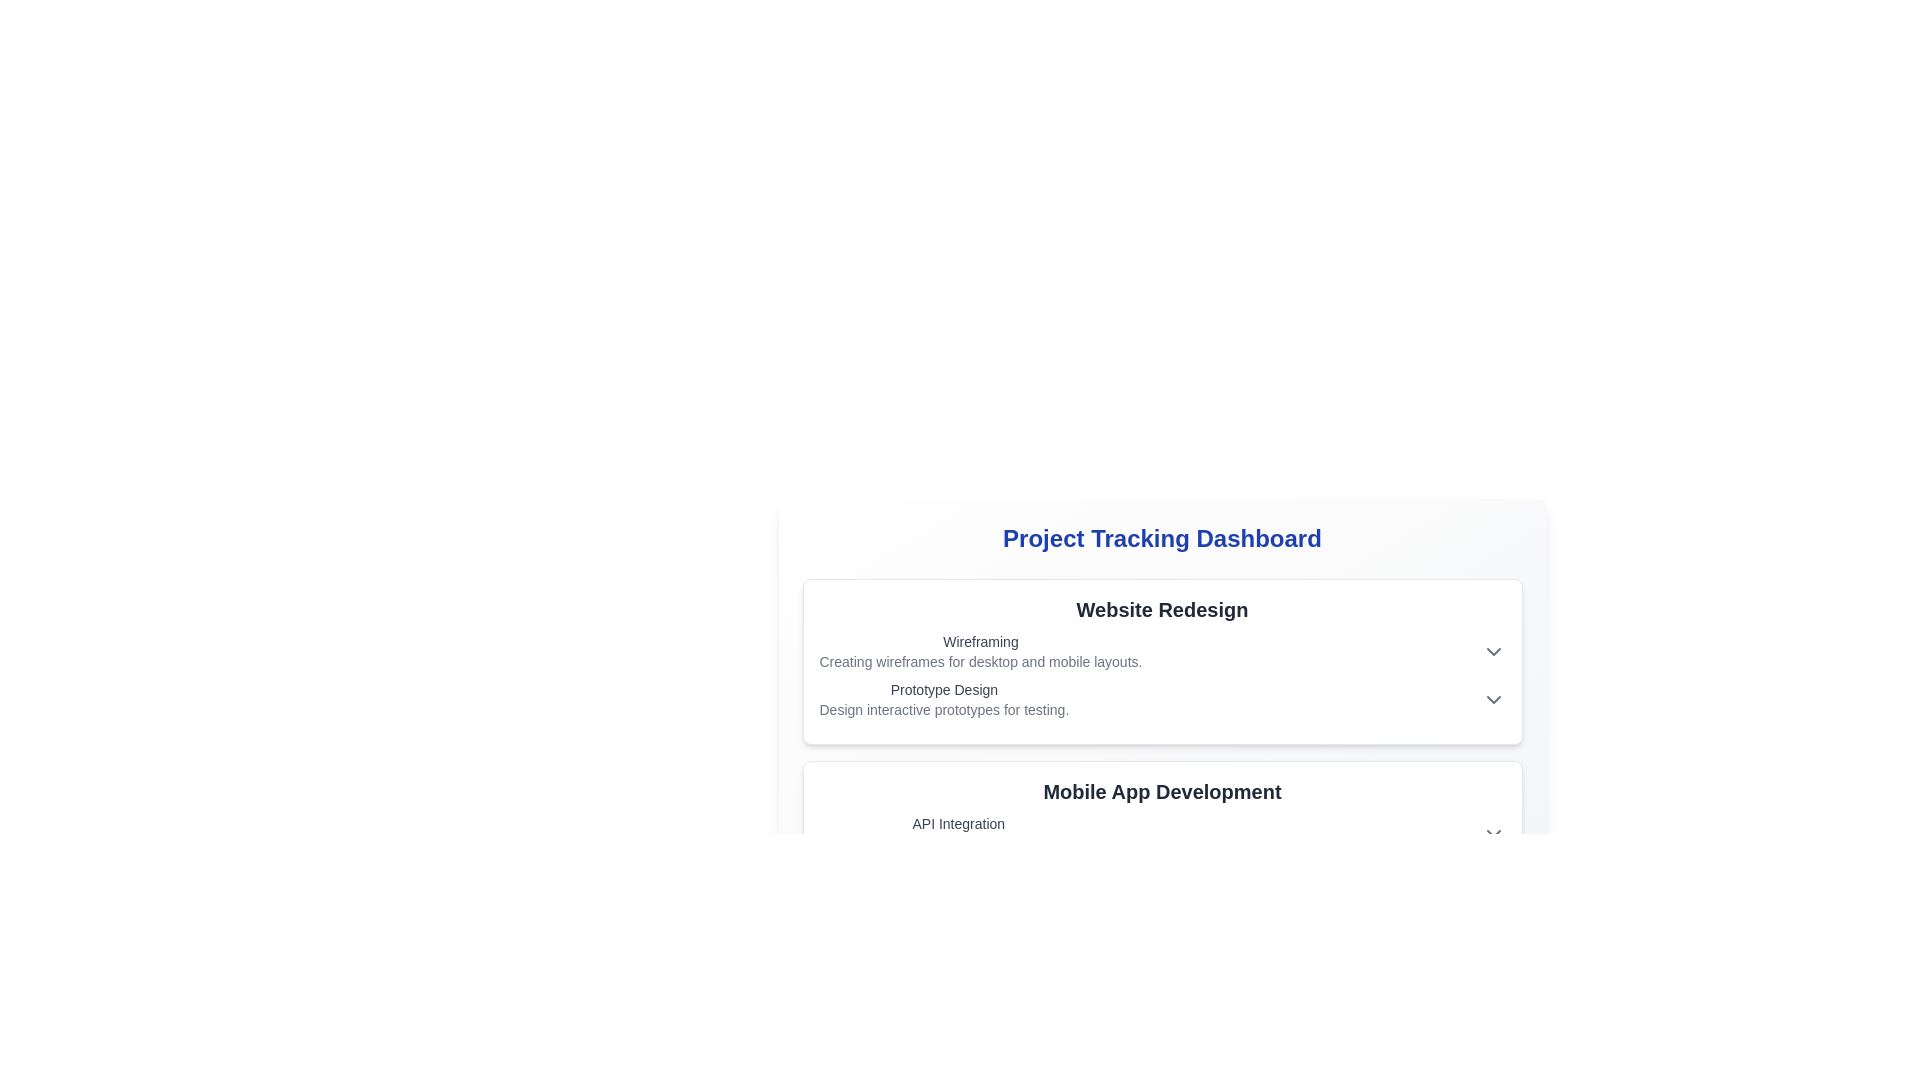 Image resolution: width=1920 pixels, height=1080 pixels. What do you see at coordinates (1493, 698) in the screenshot?
I see `the downward-pointing chevron dropdown toggle button located at the right end of the section containing 'Prototype Design: Design interactive prototypes for testing'` at bounding box center [1493, 698].